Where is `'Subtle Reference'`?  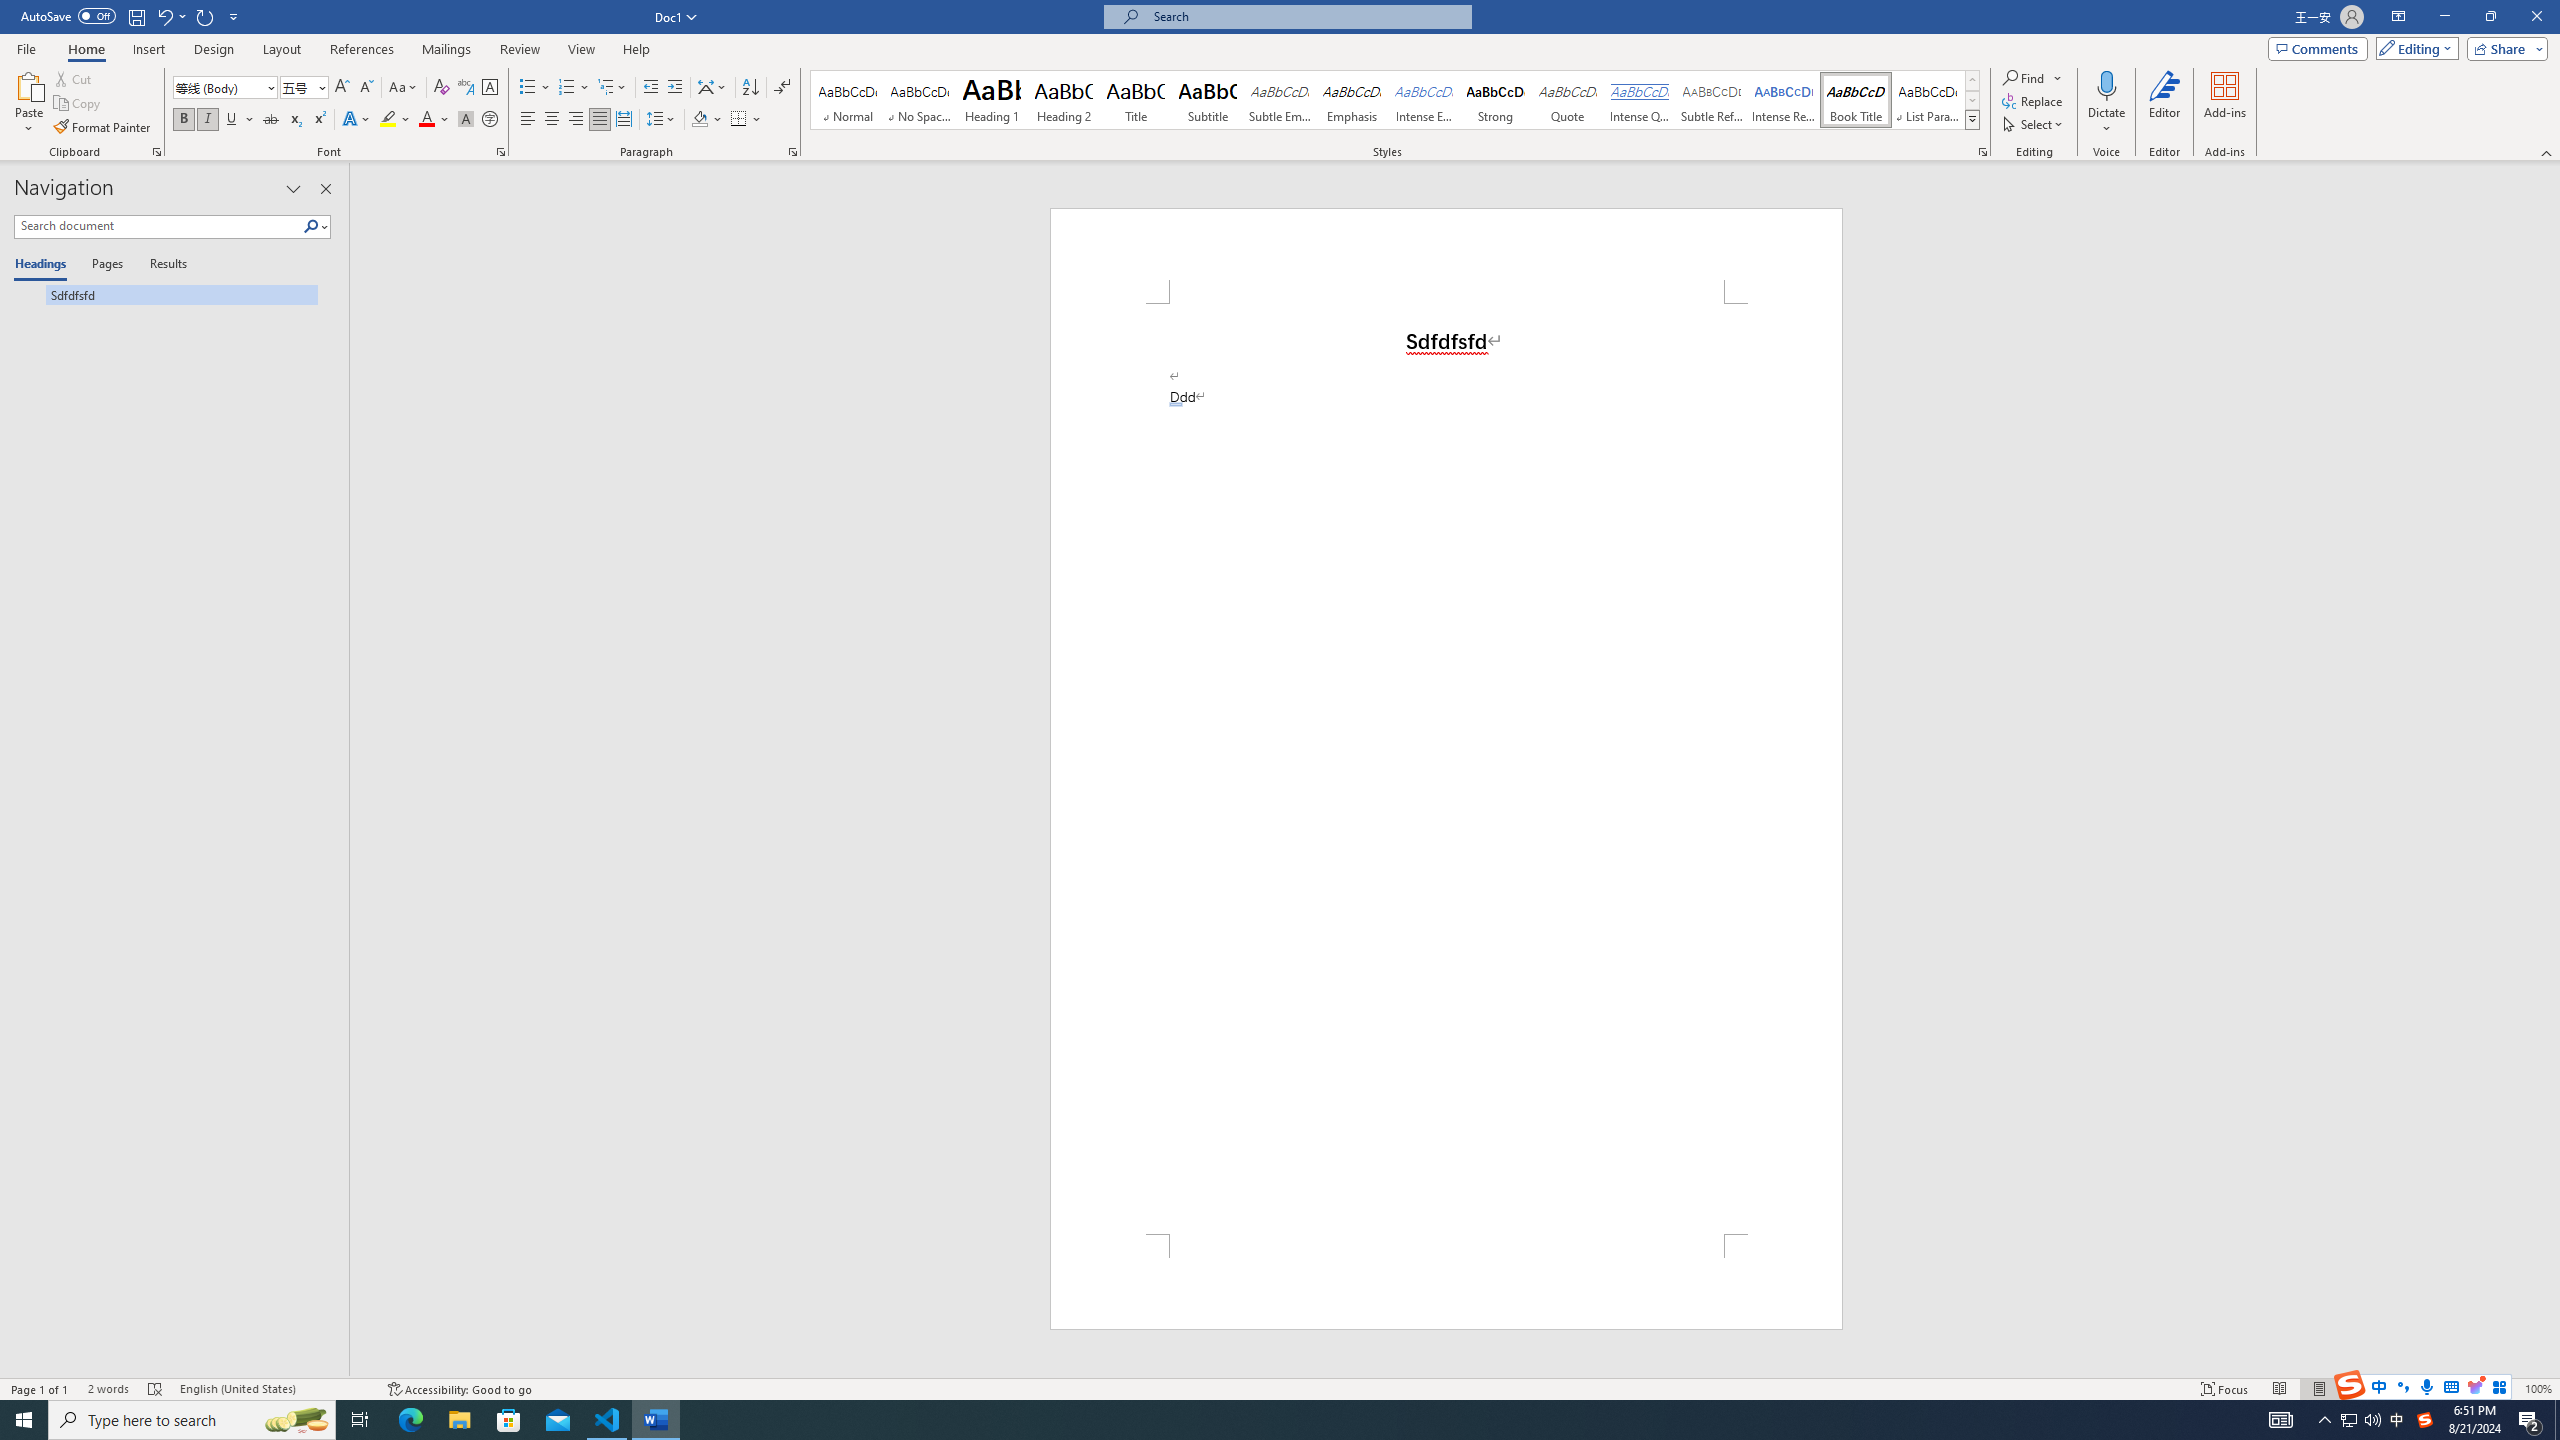
'Subtle Reference' is located at coordinates (1712, 99).